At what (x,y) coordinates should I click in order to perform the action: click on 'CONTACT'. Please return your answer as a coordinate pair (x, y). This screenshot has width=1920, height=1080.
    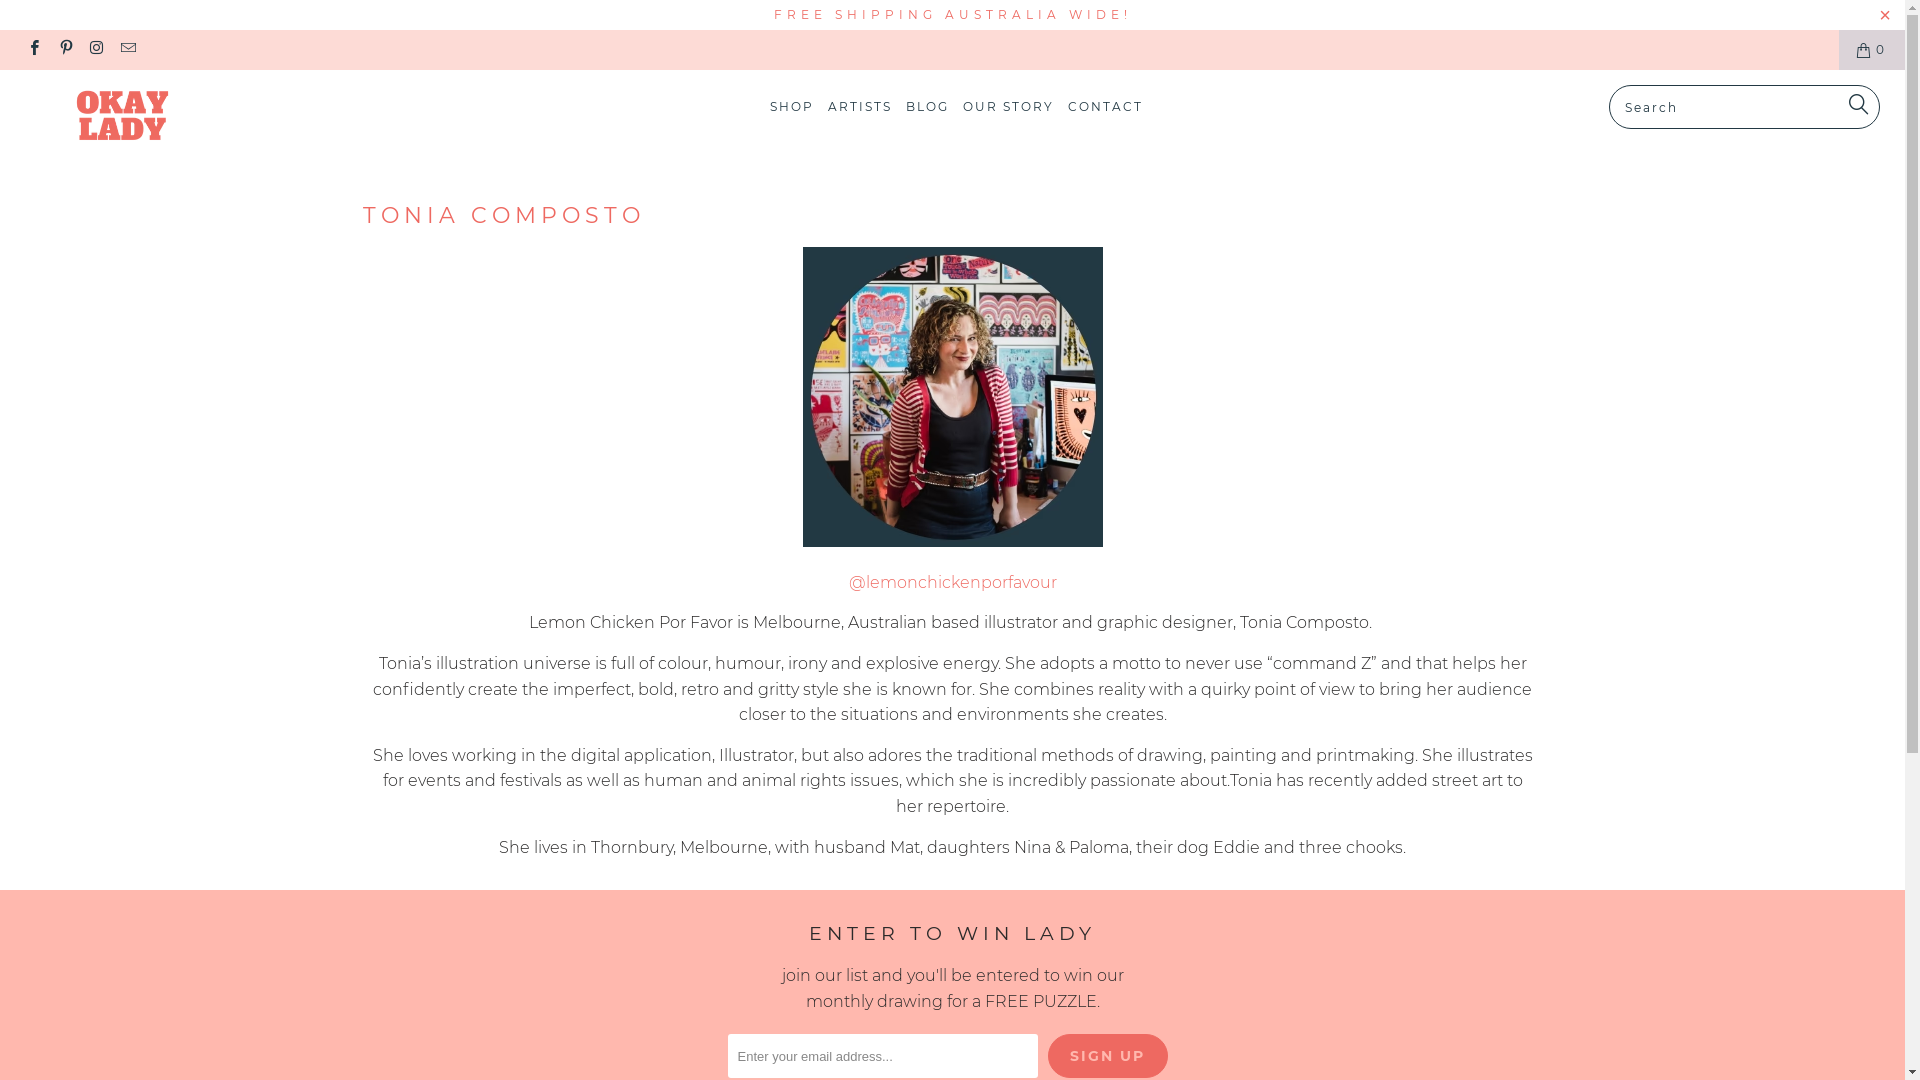
    Looking at the image, I should click on (1104, 107).